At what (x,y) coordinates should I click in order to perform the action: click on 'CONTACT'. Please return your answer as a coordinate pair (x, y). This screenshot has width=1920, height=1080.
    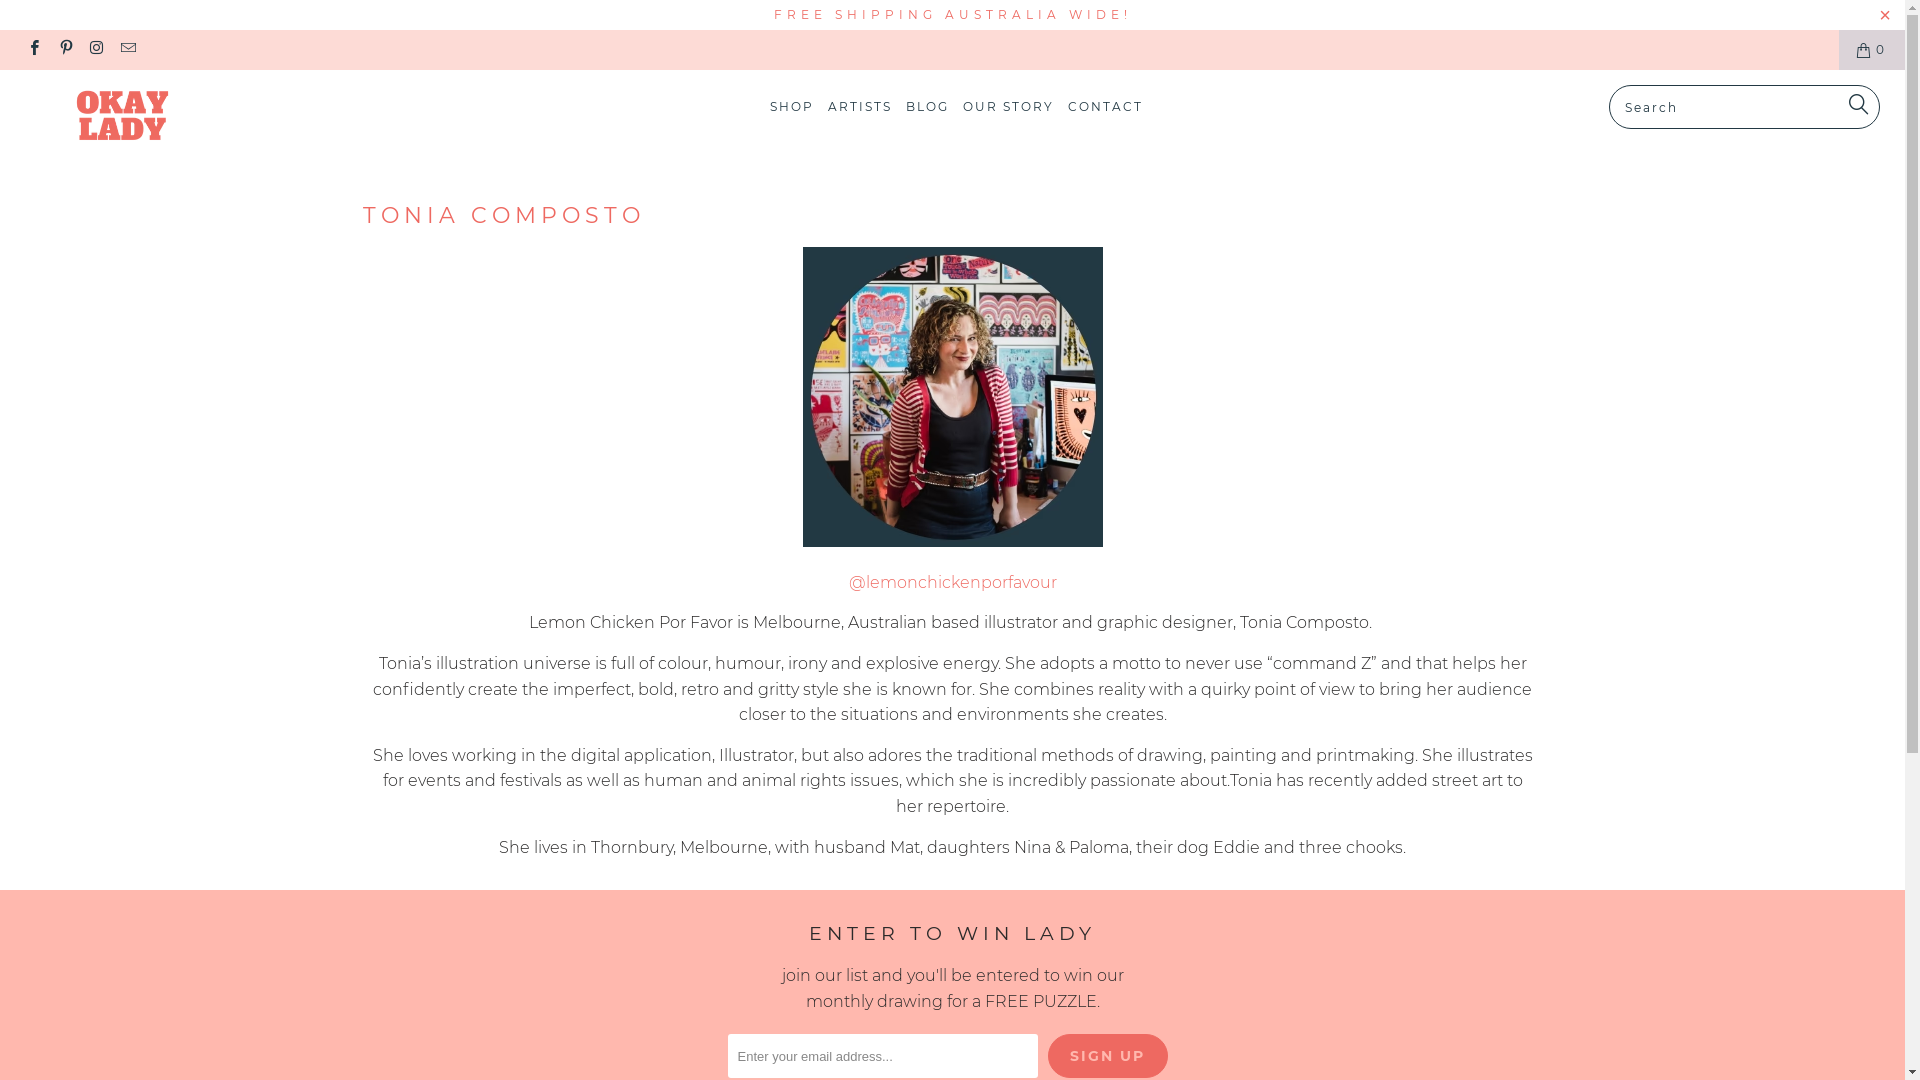
    Looking at the image, I should click on (1104, 107).